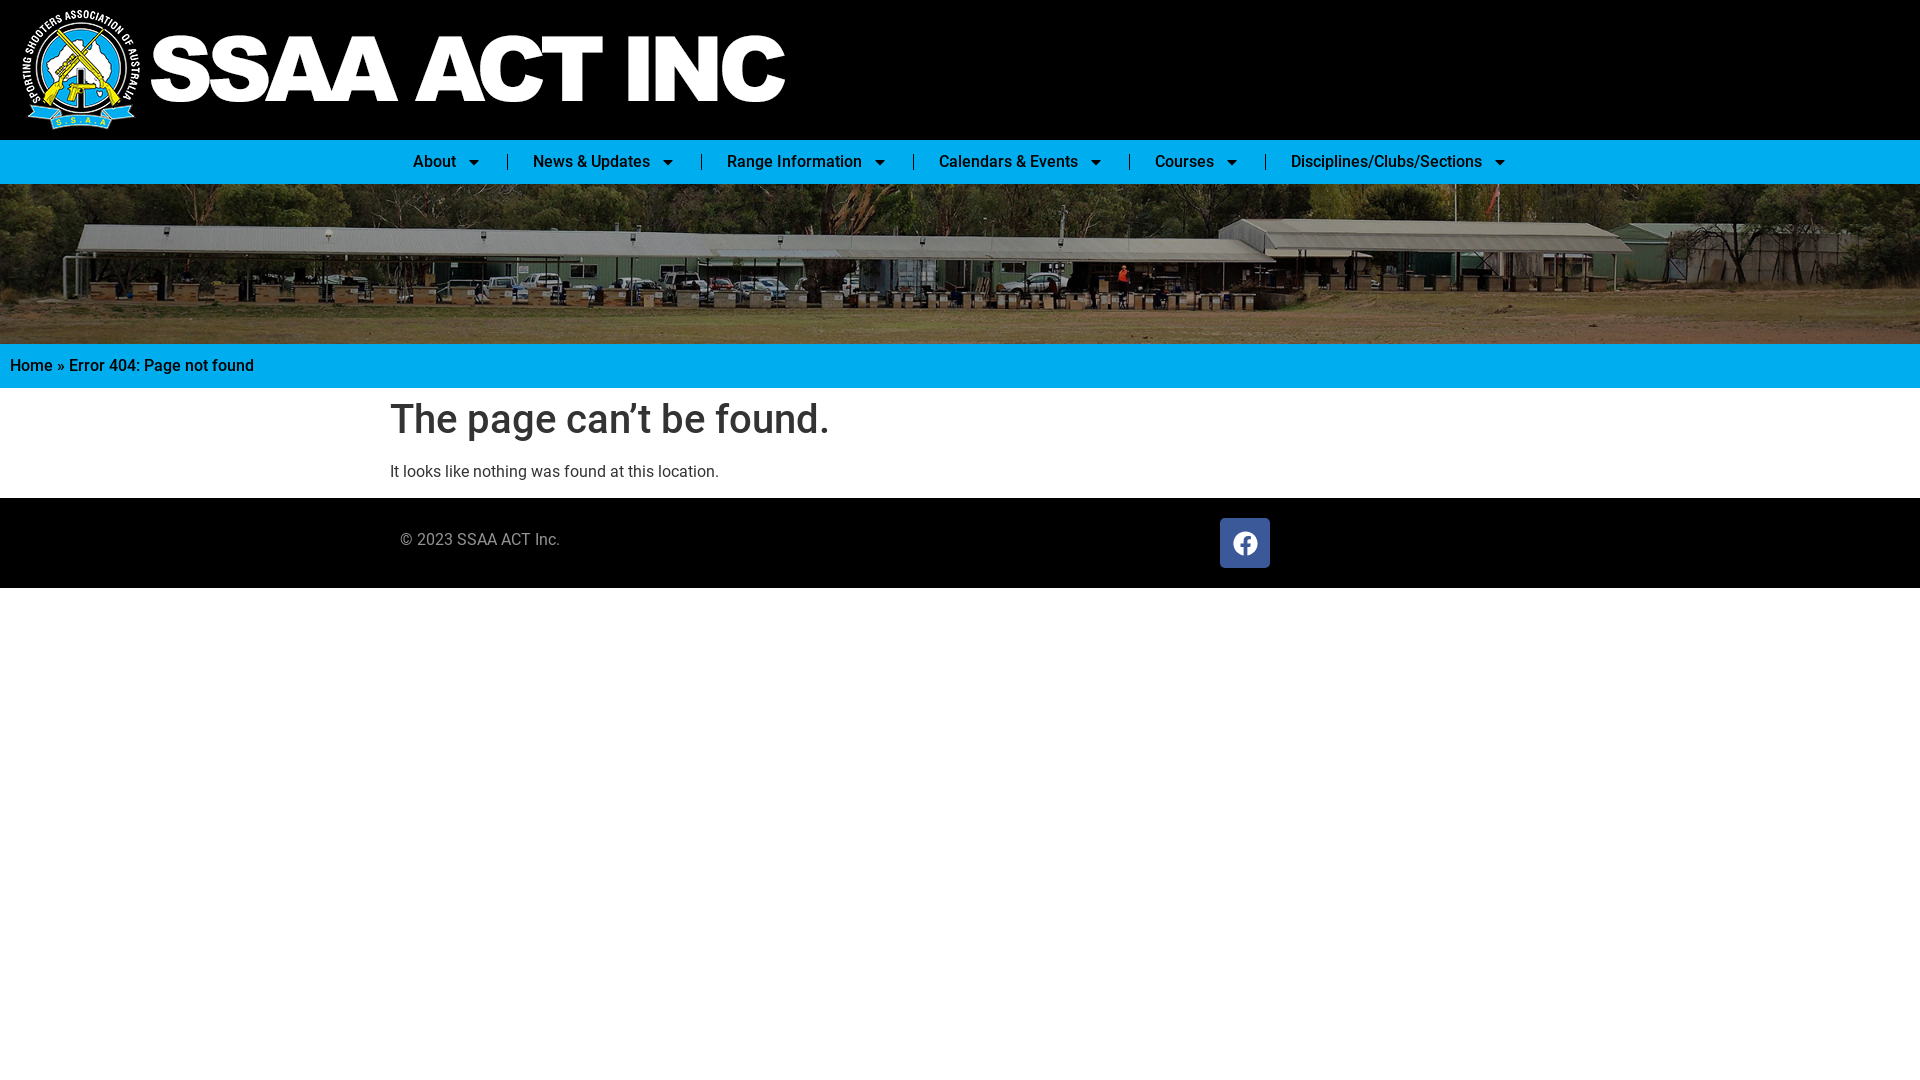 The height and width of the screenshot is (1080, 1920). I want to click on 'News & Updates', so click(512, 161).